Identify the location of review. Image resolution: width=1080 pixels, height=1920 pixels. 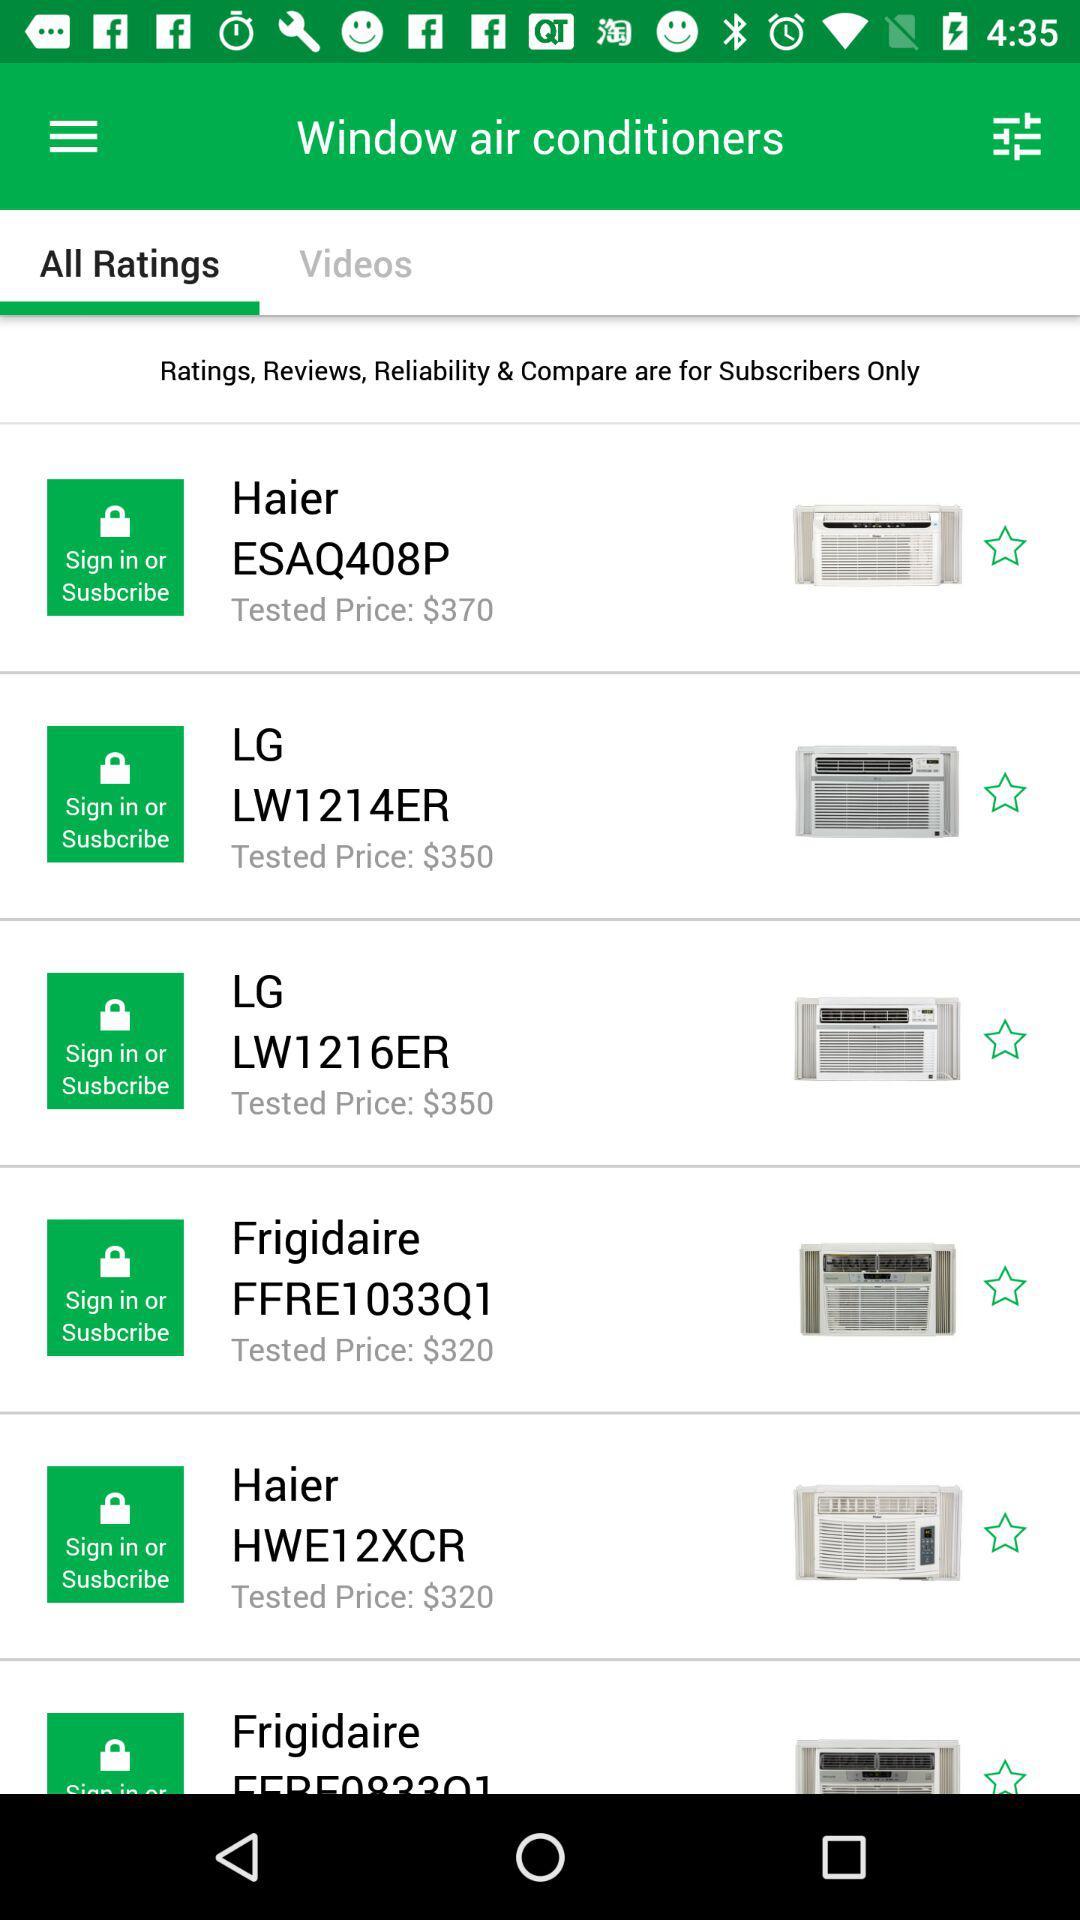
(1027, 793).